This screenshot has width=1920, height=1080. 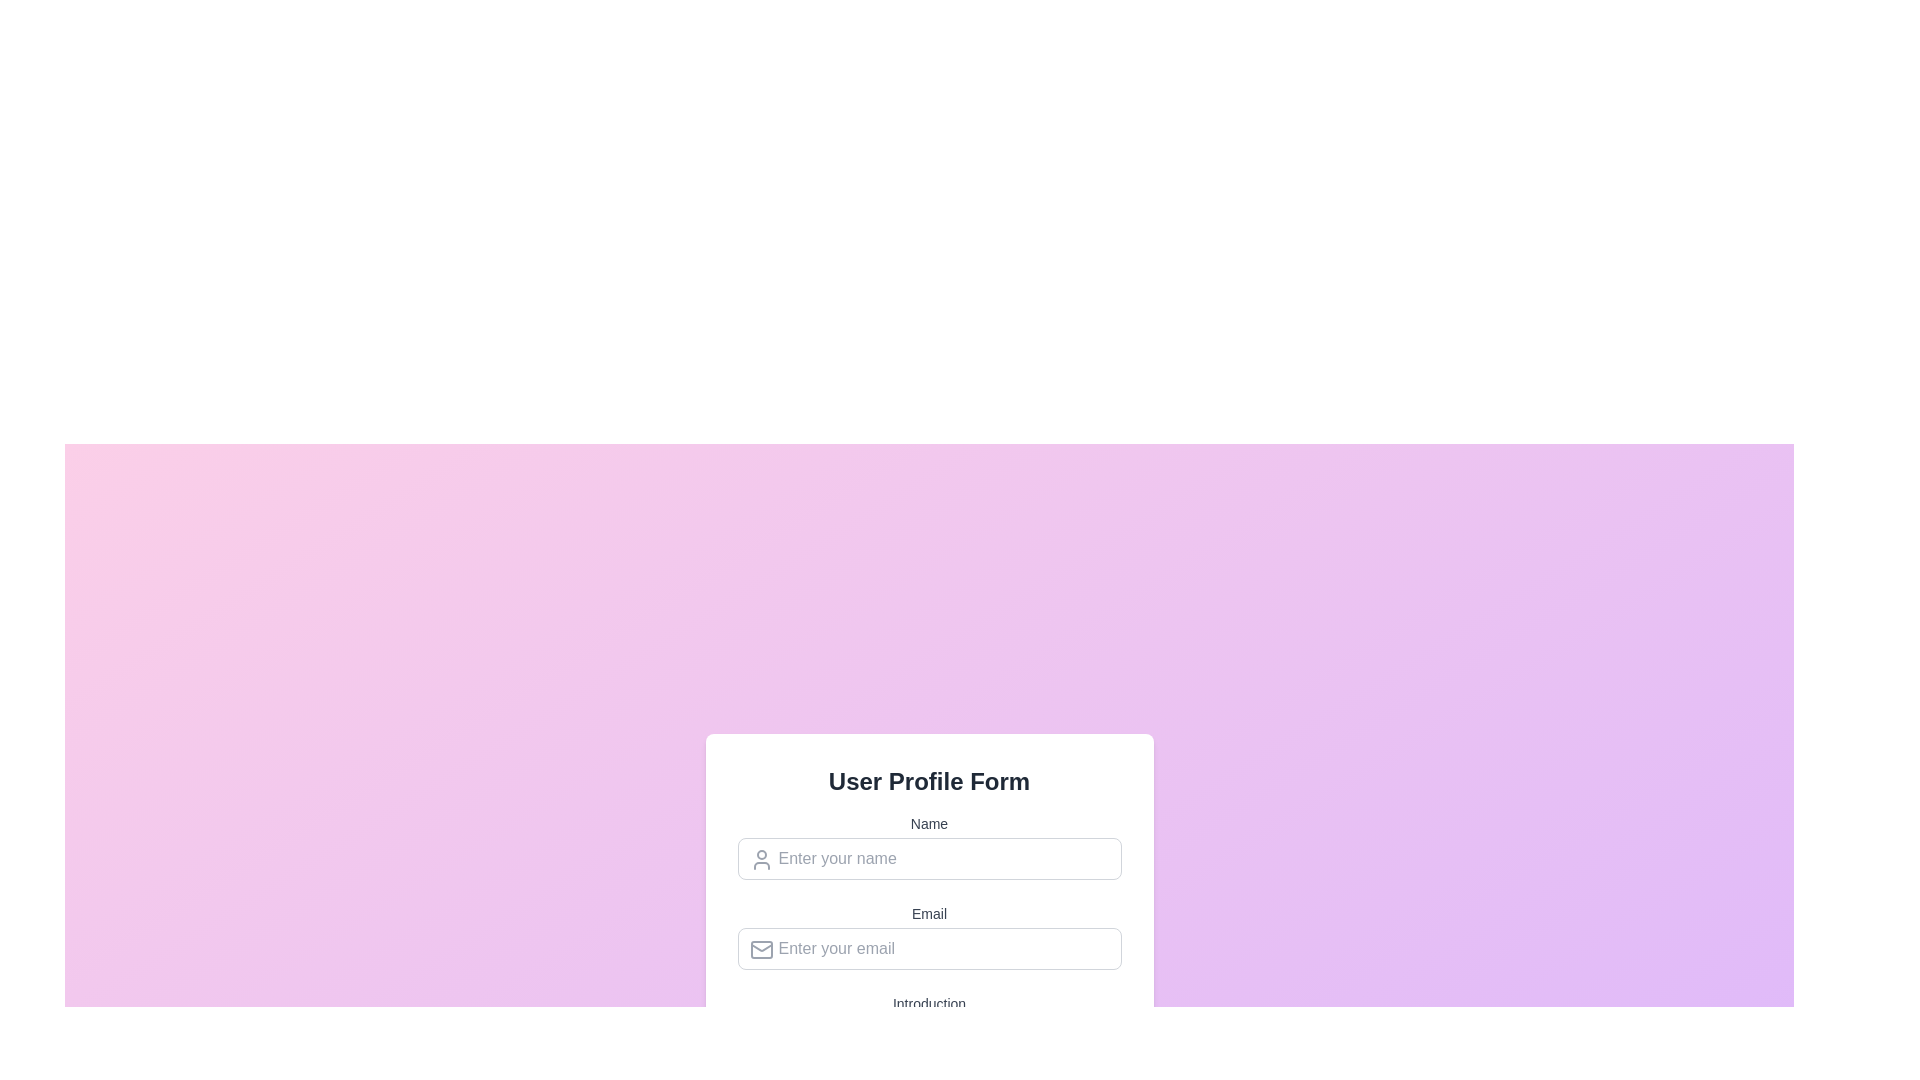 I want to click on the Decorative Icon that signifies the email input field, located to the left of the email input box, so click(x=760, y=948).